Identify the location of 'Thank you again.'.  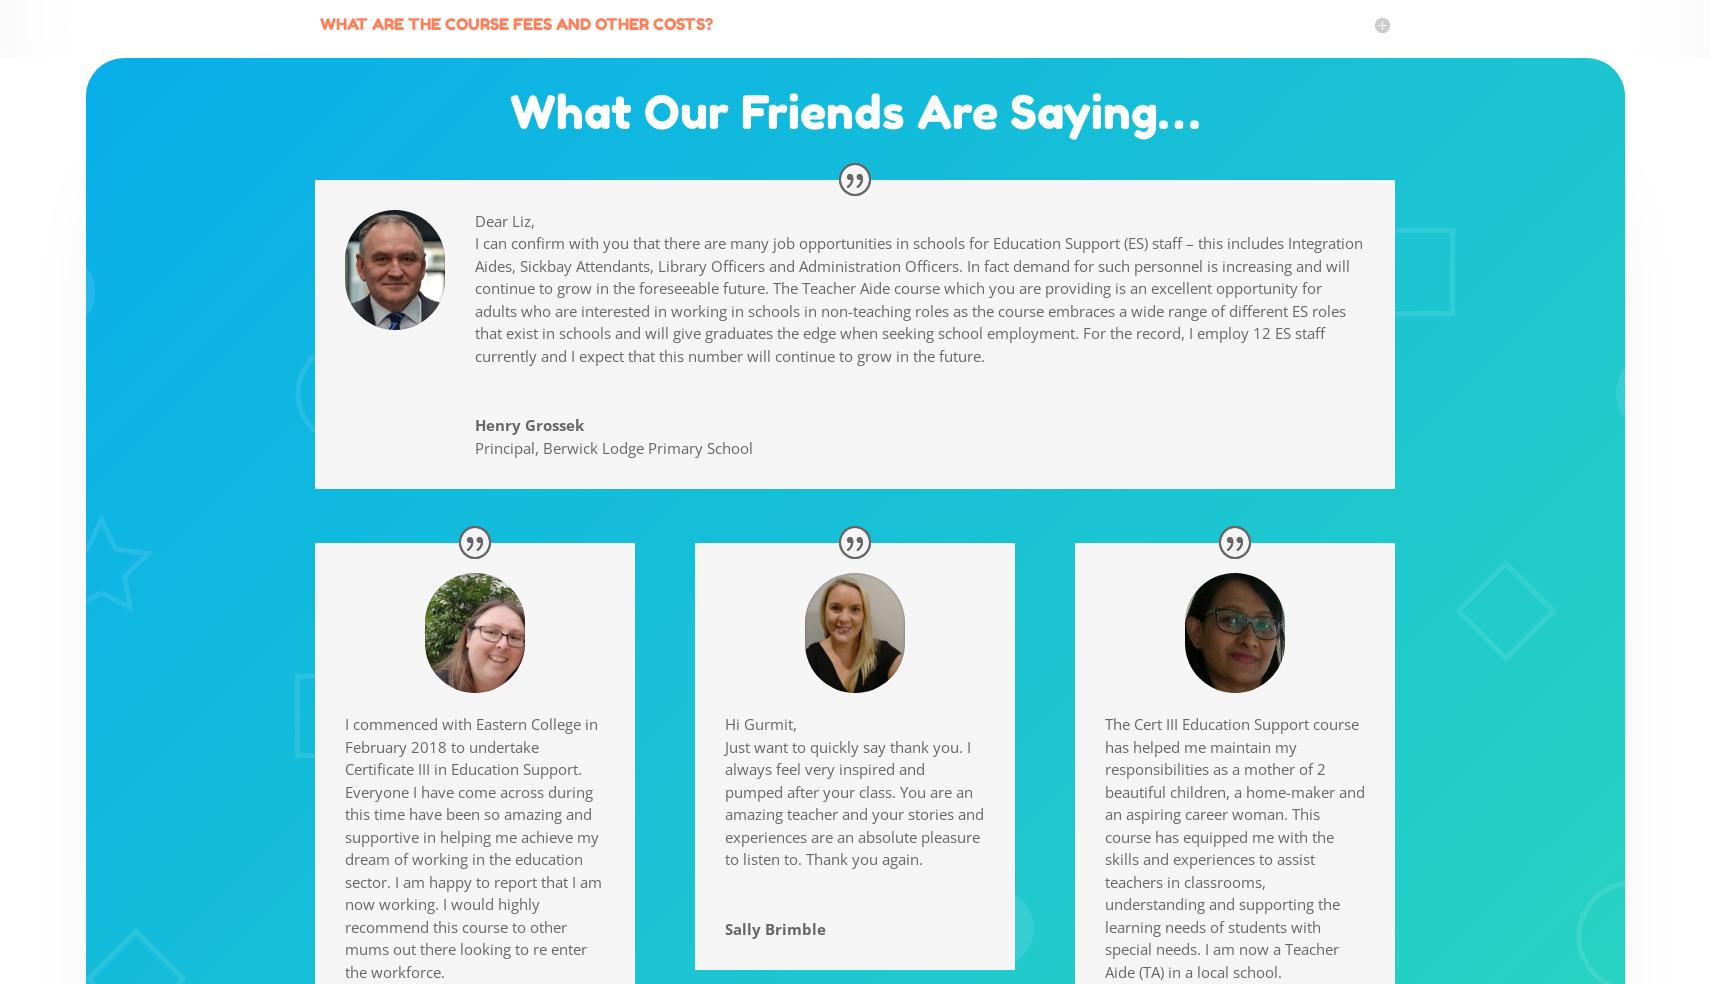
(862, 858).